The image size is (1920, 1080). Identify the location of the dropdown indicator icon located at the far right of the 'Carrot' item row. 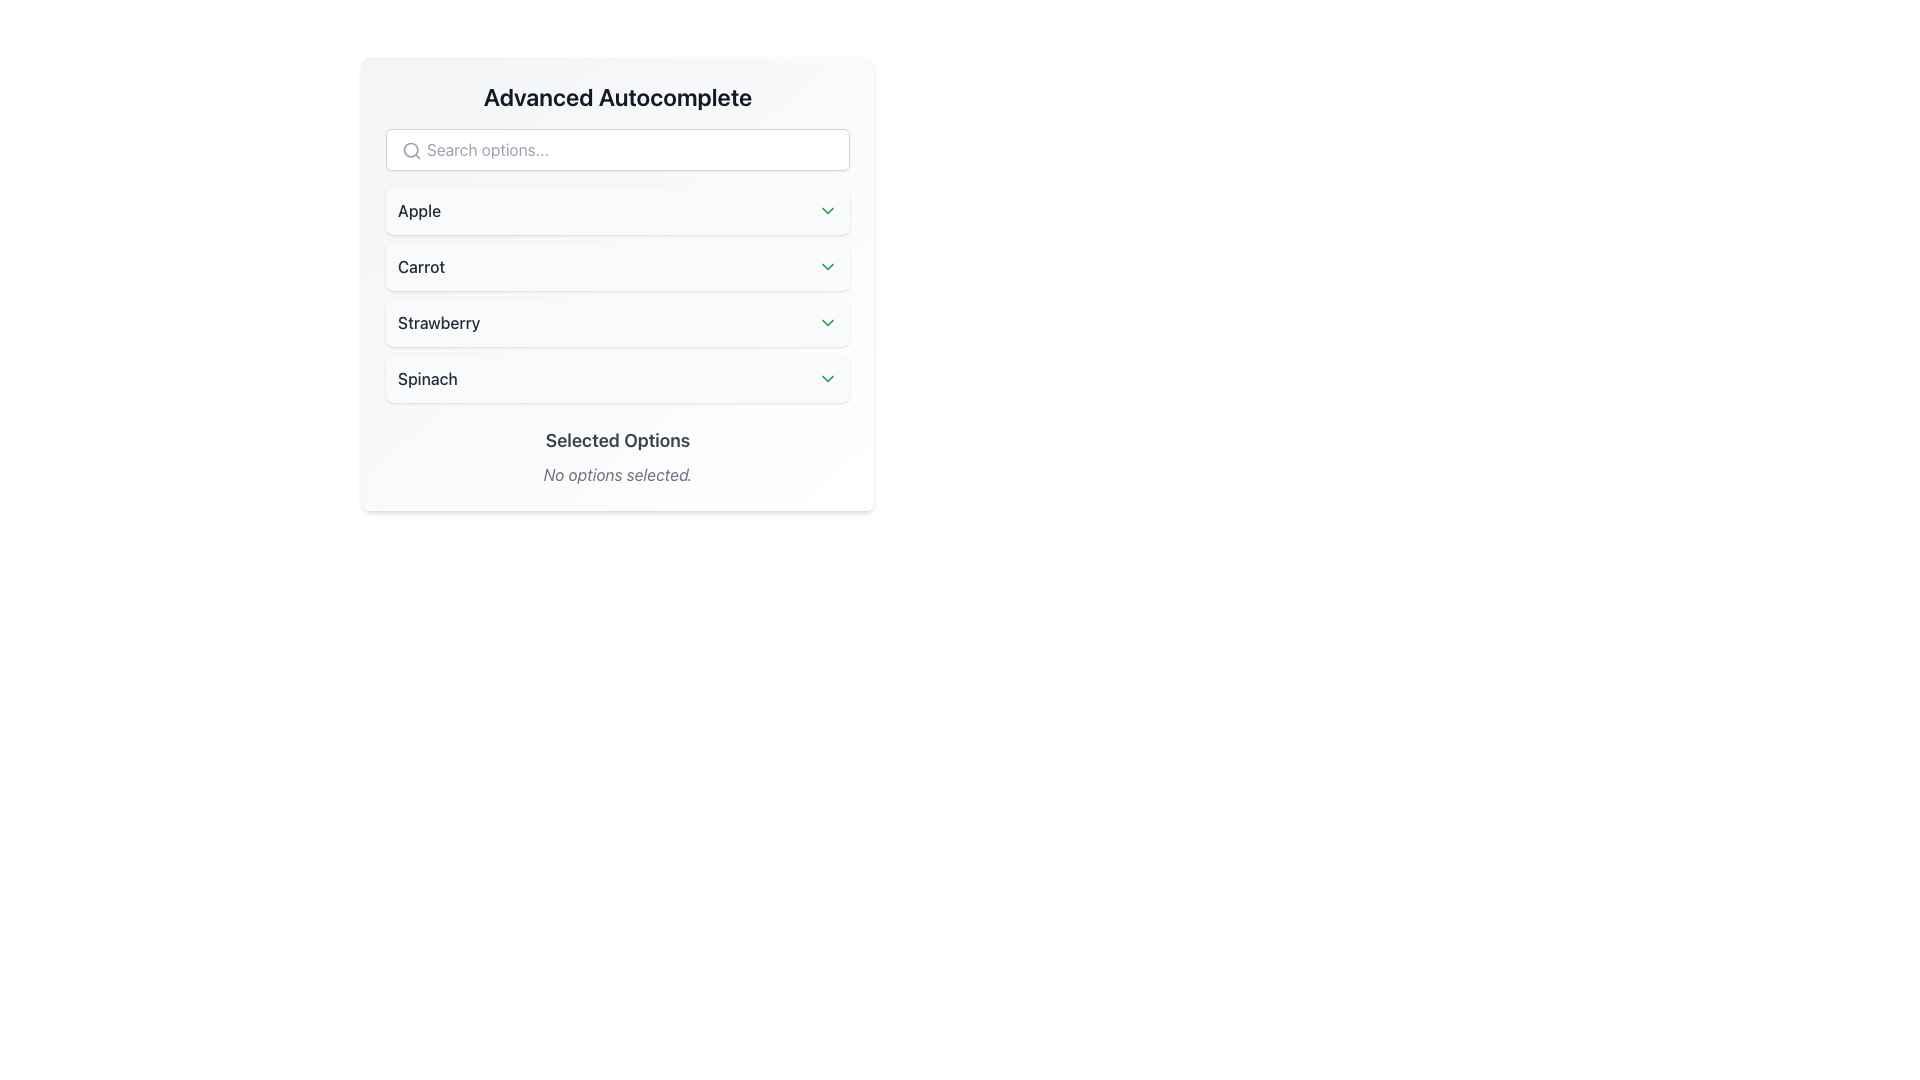
(828, 265).